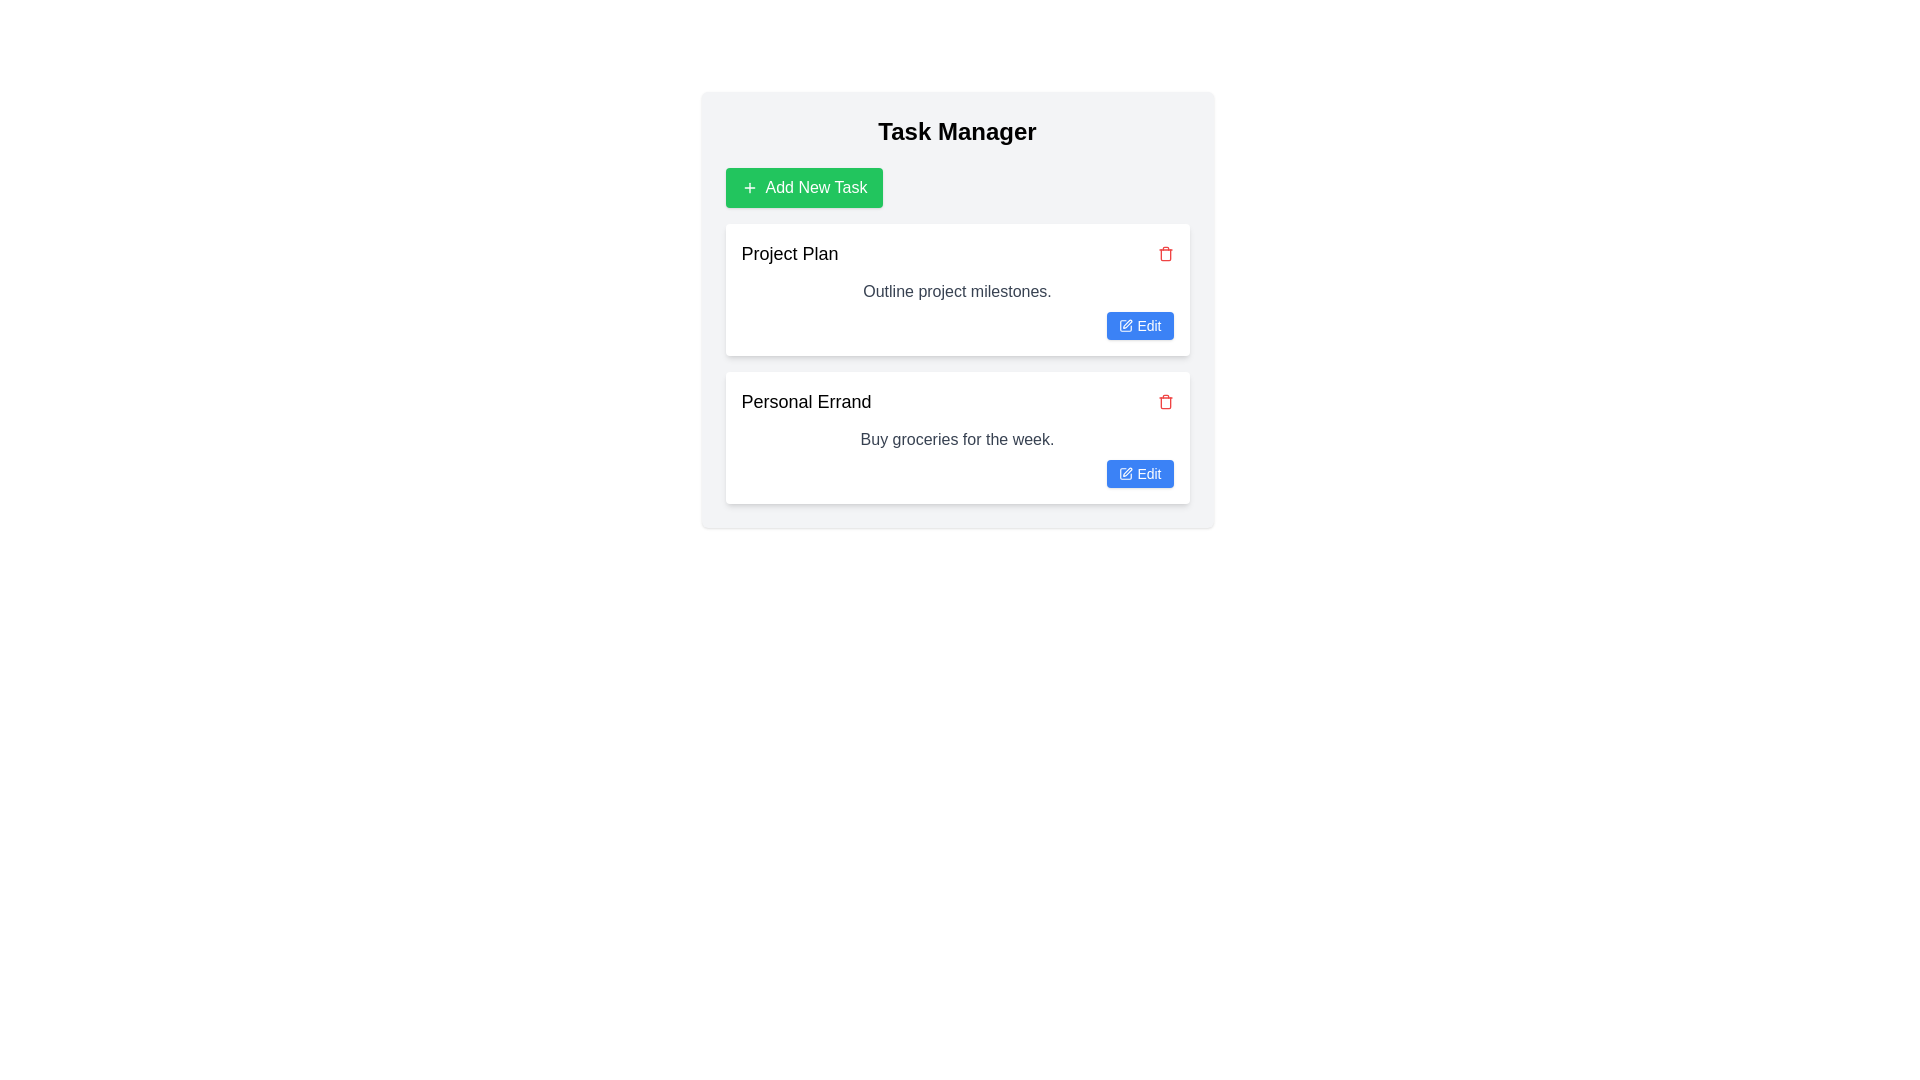 This screenshot has width=1920, height=1080. What do you see at coordinates (956, 438) in the screenshot?
I see `text content 'Buy groceries for the week.' located in the task management interface under the 'Personal Errand' title` at bounding box center [956, 438].